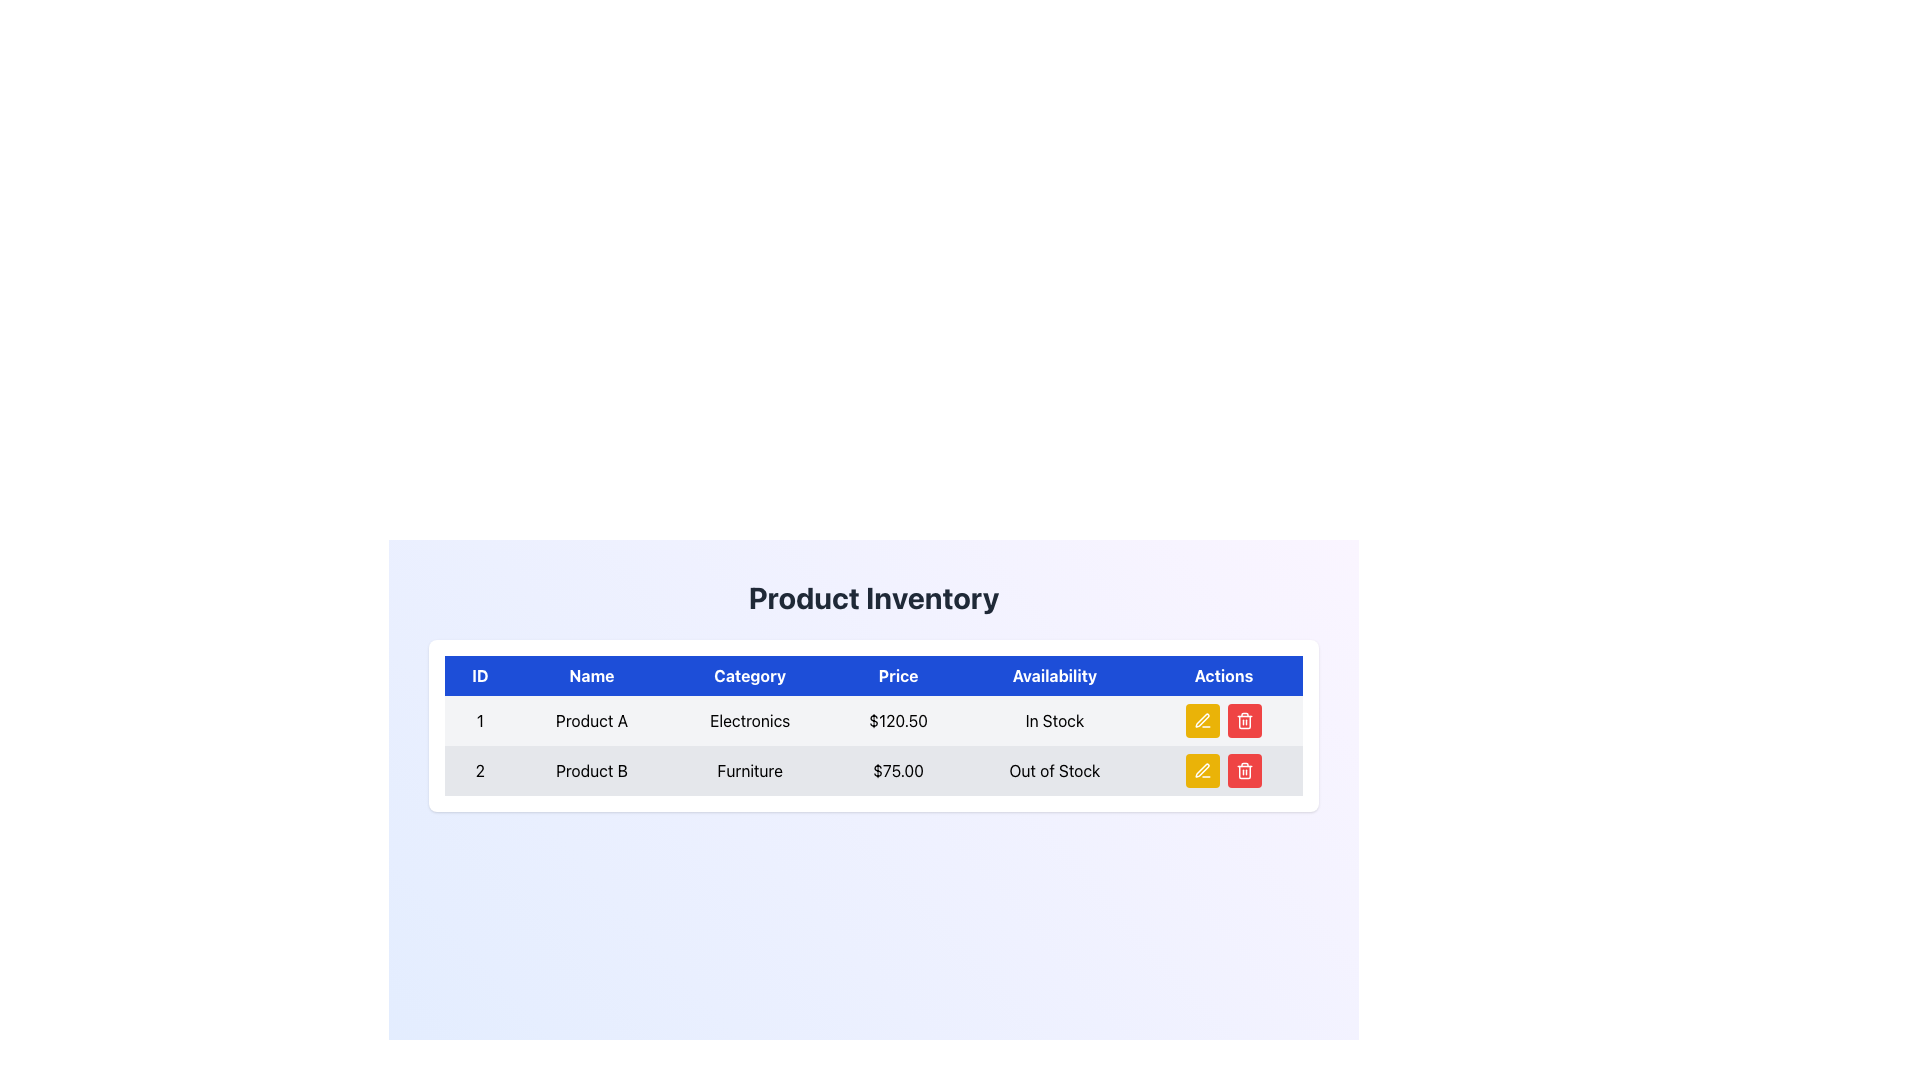 Image resolution: width=1920 pixels, height=1080 pixels. Describe the element at coordinates (1201, 721) in the screenshot. I see `the edit button associated with 'Product A' in the 'Actions' column of the table` at that location.